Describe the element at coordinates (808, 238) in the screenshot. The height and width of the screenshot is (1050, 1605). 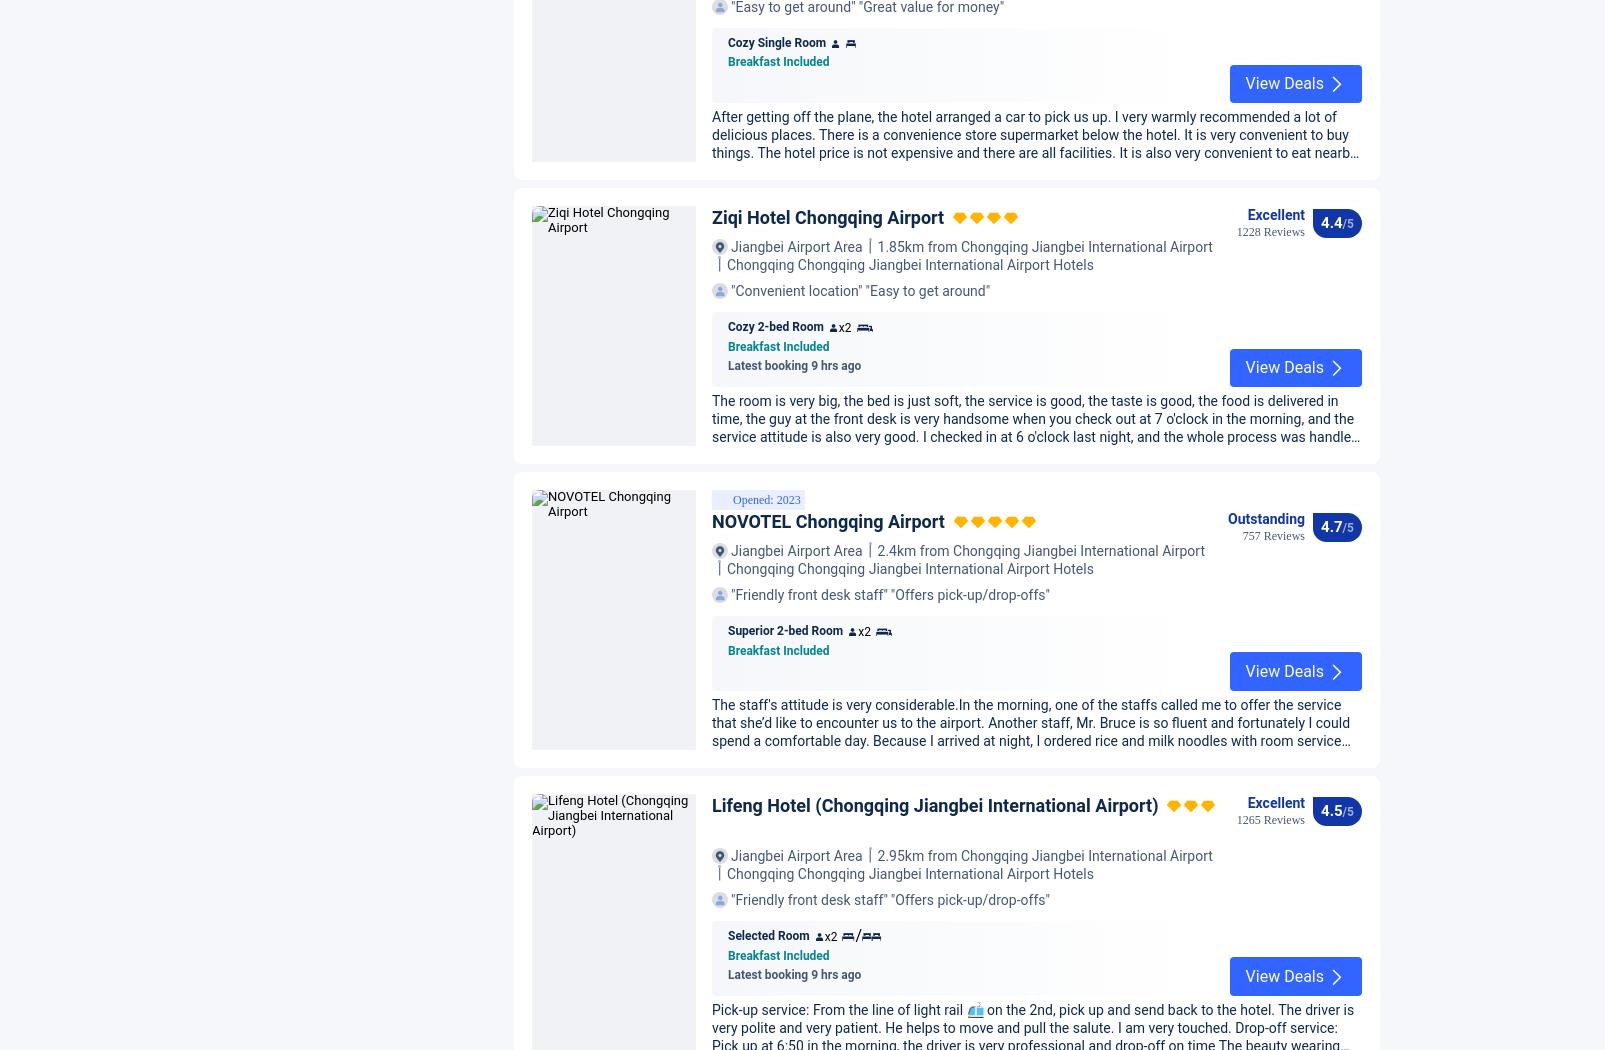
I see `'Friendly front desk staff'` at that location.